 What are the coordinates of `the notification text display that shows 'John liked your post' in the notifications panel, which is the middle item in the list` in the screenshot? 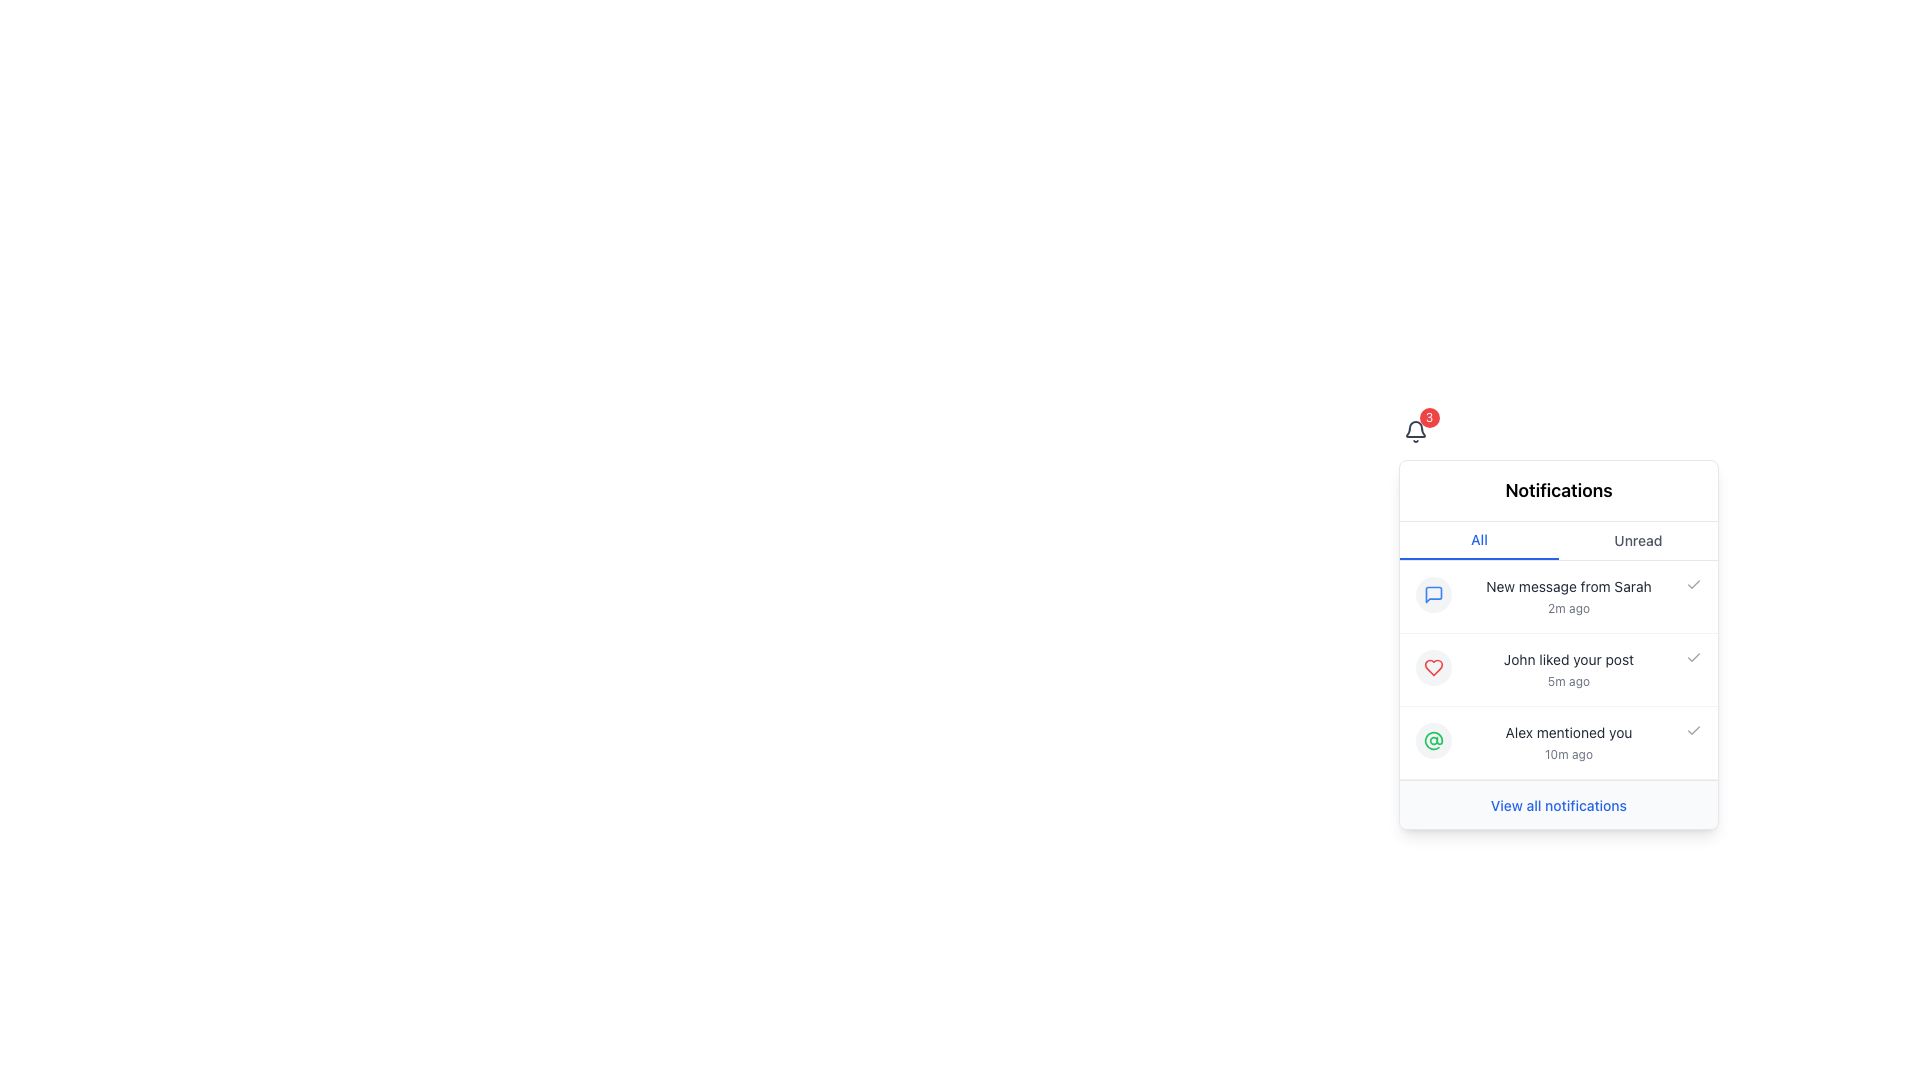 It's located at (1568, 670).